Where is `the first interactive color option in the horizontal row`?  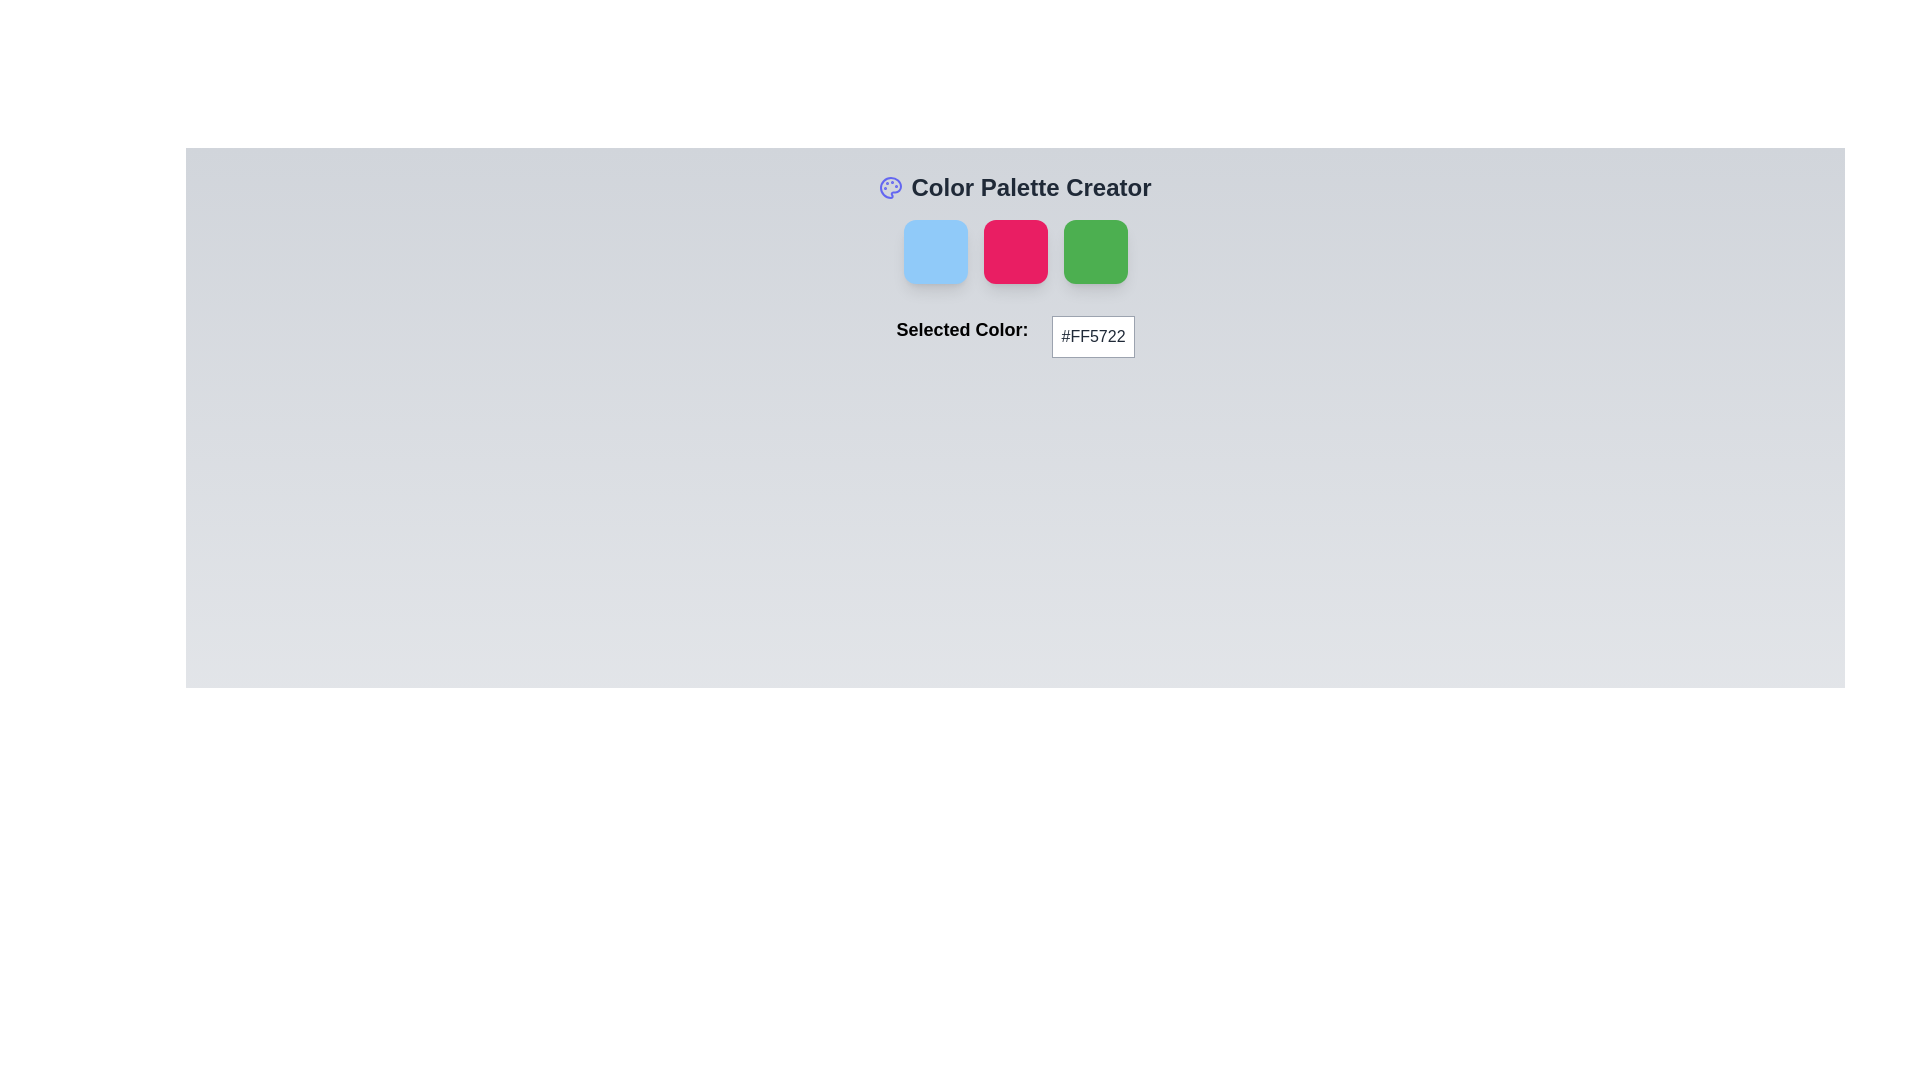 the first interactive color option in the horizontal row is located at coordinates (934, 250).